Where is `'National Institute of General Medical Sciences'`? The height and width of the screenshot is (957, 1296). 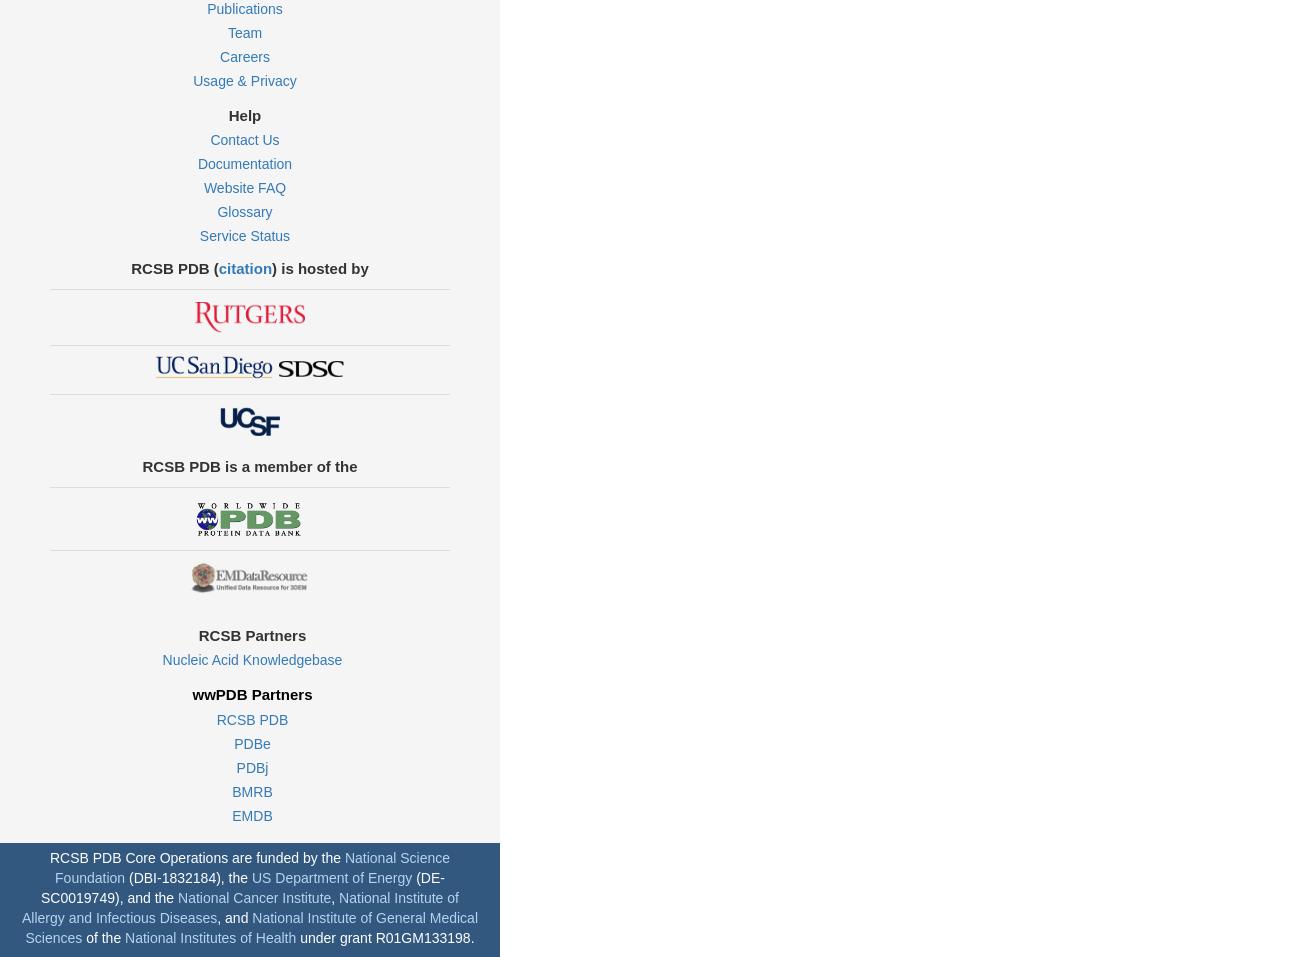
'National Institute of General Medical Sciences' is located at coordinates (251, 927).